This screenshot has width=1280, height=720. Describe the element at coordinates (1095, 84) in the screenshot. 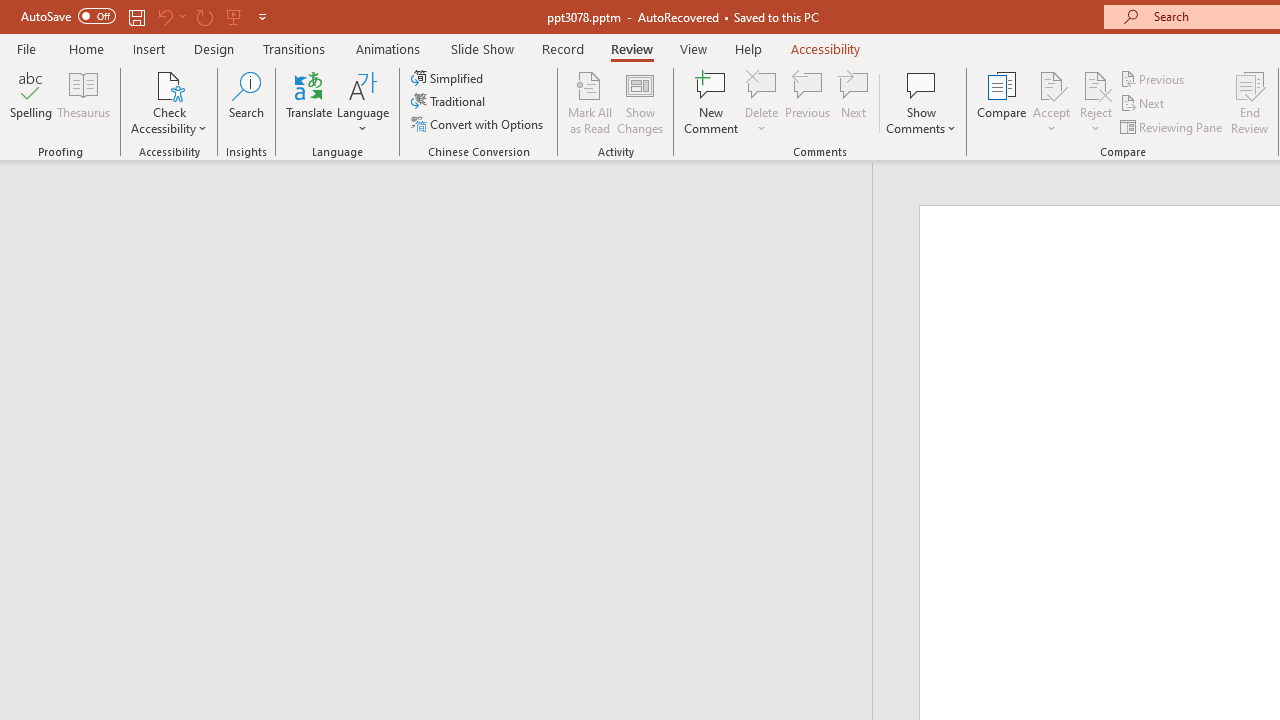

I see `'Reject Change'` at that location.